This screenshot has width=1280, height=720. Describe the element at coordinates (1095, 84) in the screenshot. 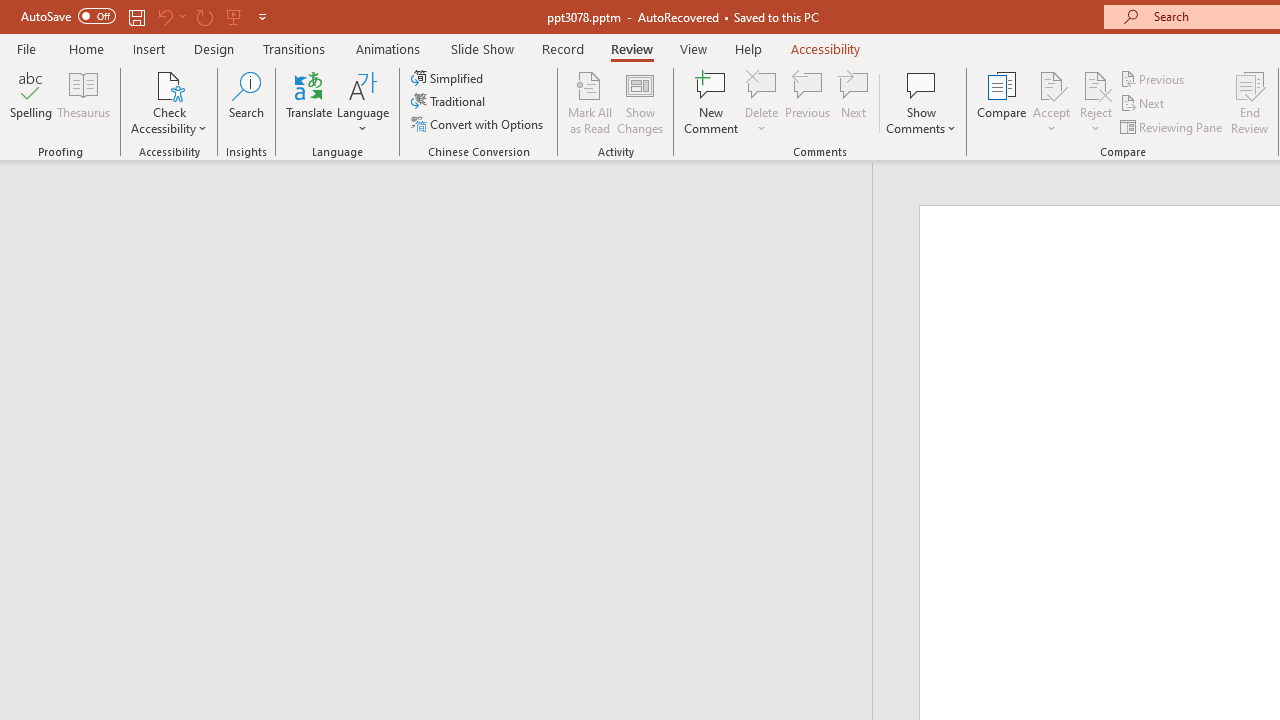

I see `'Reject Change'` at that location.